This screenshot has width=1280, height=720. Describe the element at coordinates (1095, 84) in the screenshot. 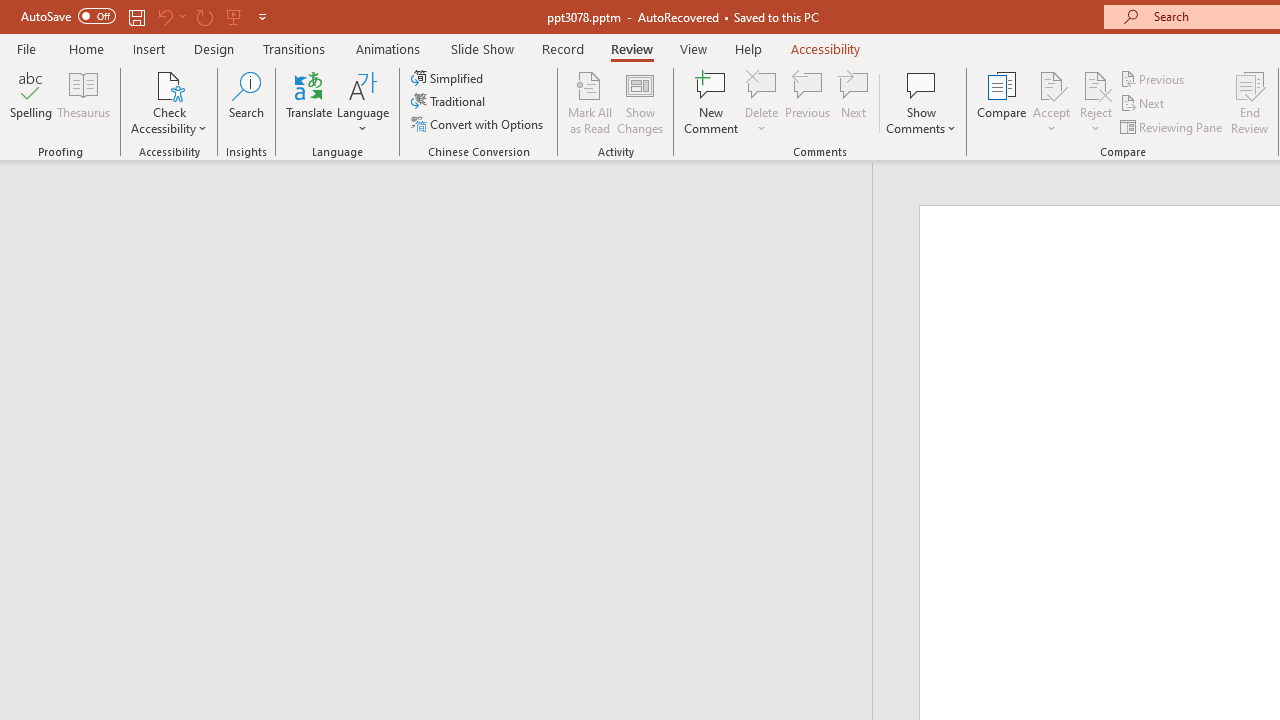

I see `'Reject Change'` at that location.